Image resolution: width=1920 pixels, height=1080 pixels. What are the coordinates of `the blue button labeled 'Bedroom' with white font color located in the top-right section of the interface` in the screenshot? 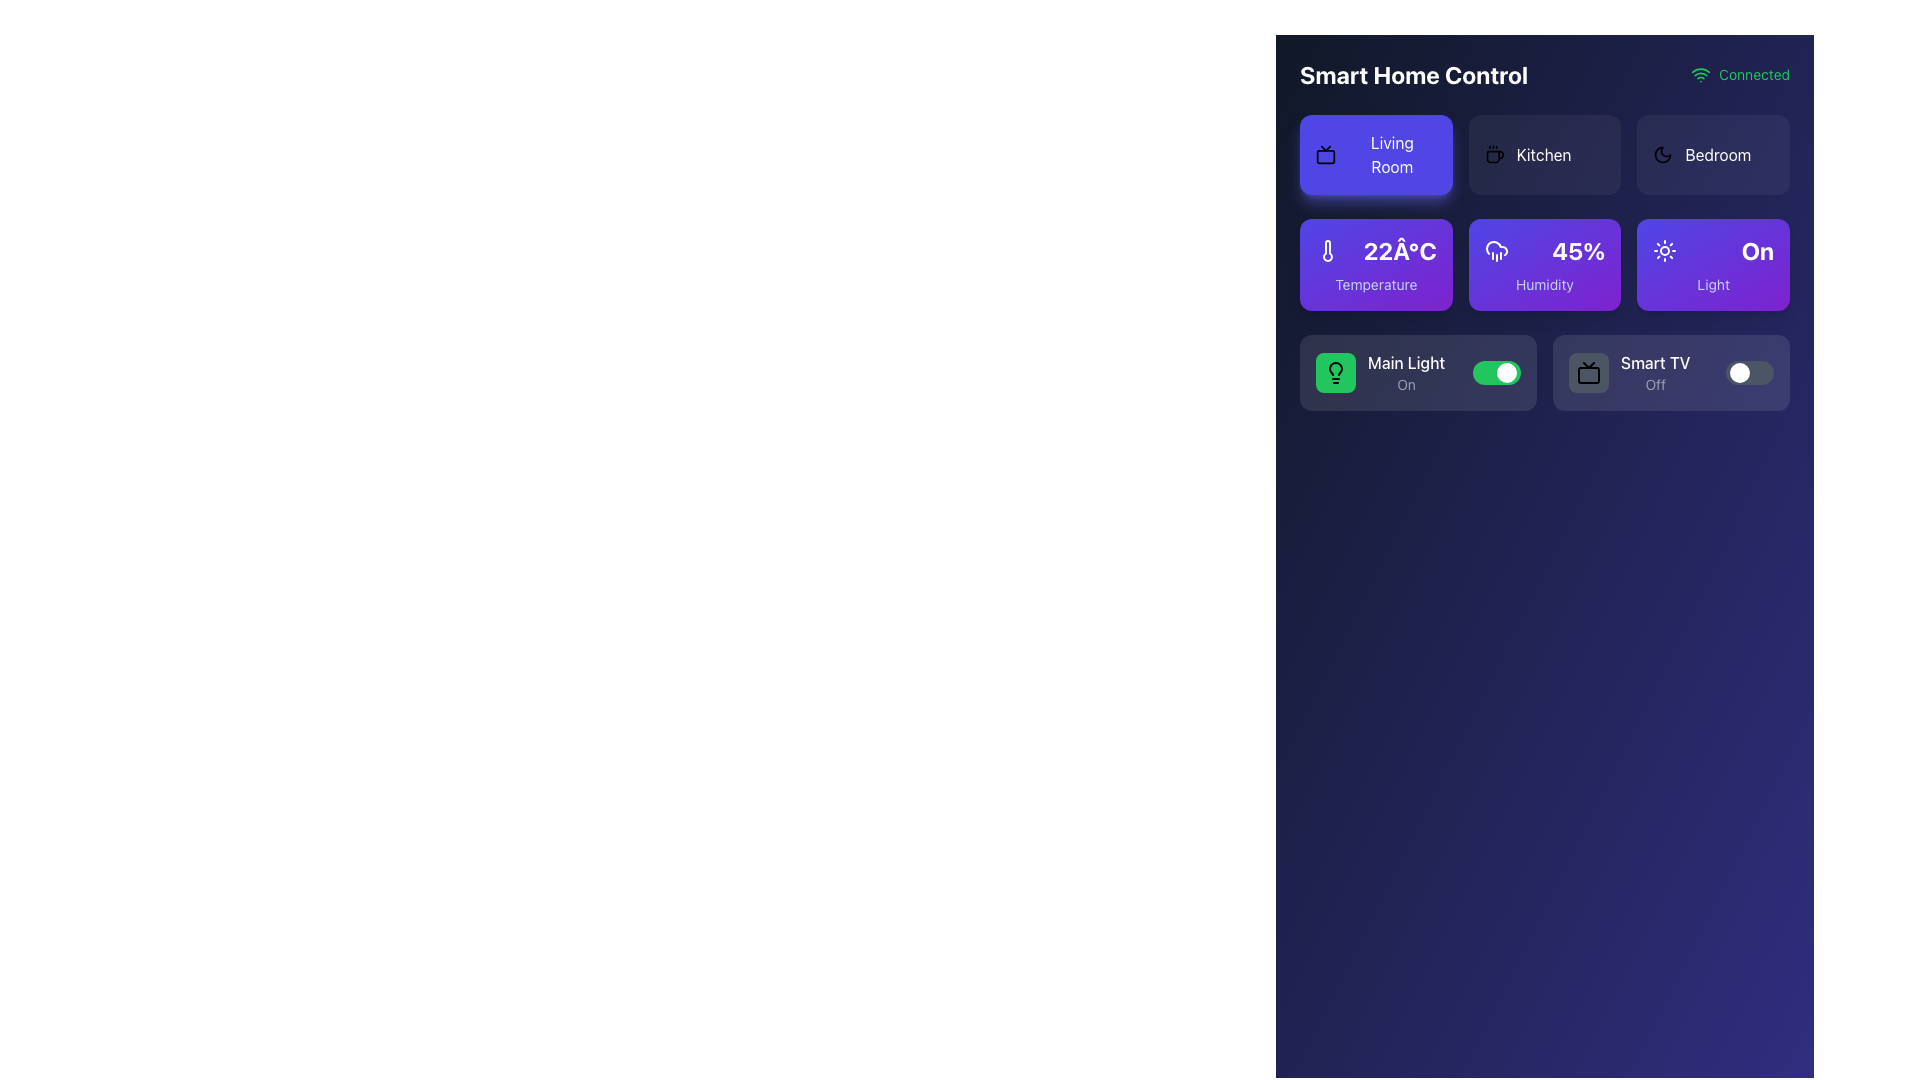 It's located at (1717, 153).